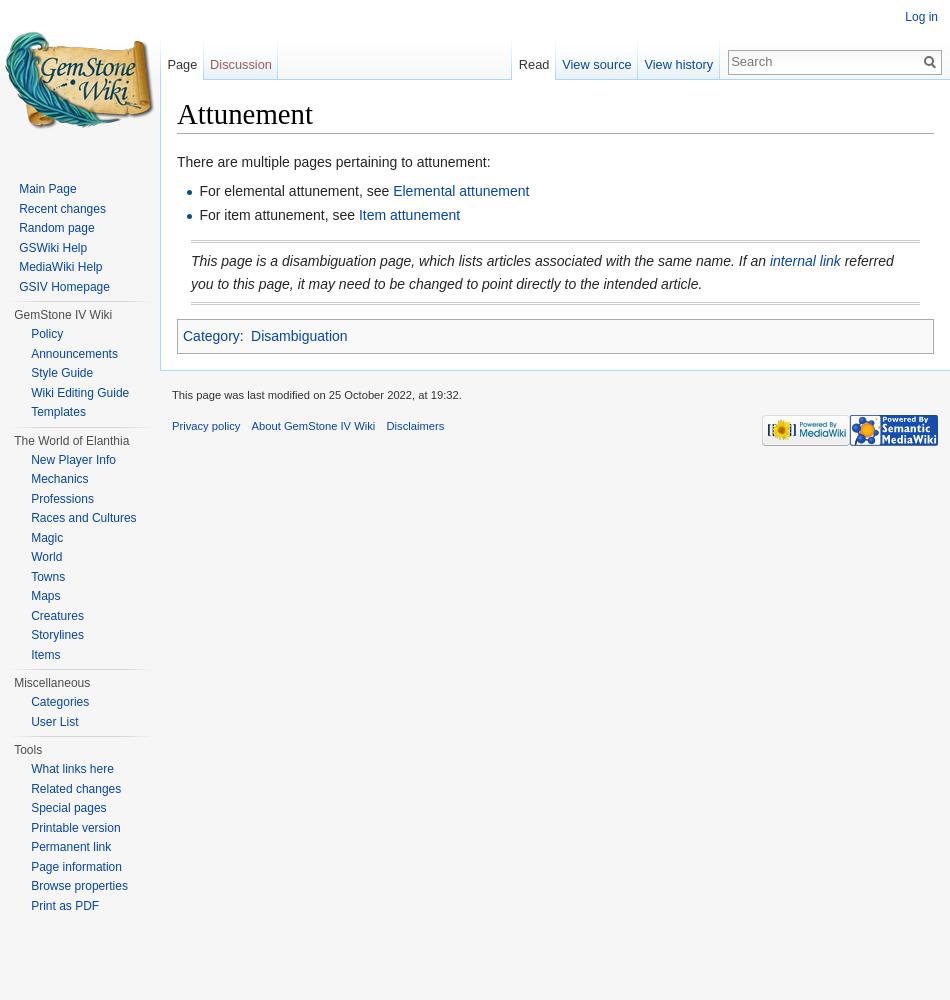 The image size is (950, 1000). What do you see at coordinates (541, 272) in the screenshot?
I see `'referred you to this page, it may need to be changed to point directly to the intended article.'` at bounding box center [541, 272].